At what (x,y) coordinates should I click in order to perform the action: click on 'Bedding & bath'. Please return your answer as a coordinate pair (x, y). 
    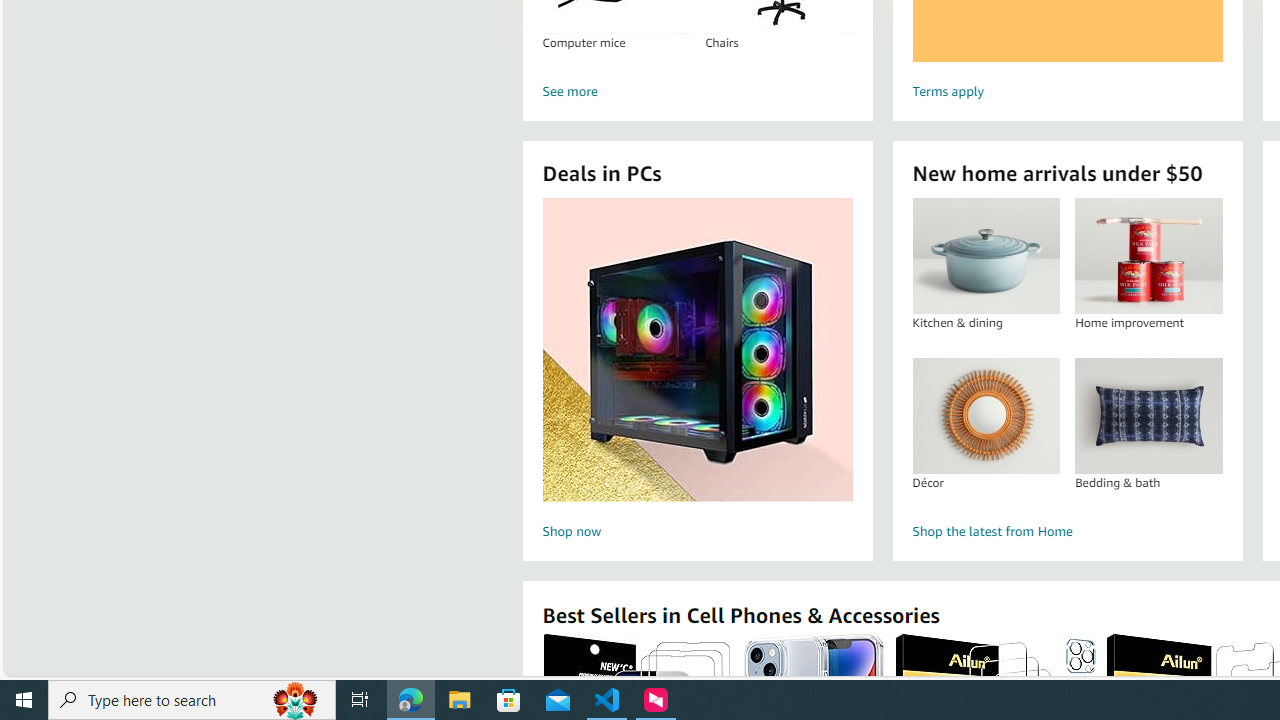
    Looking at the image, I should click on (1148, 414).